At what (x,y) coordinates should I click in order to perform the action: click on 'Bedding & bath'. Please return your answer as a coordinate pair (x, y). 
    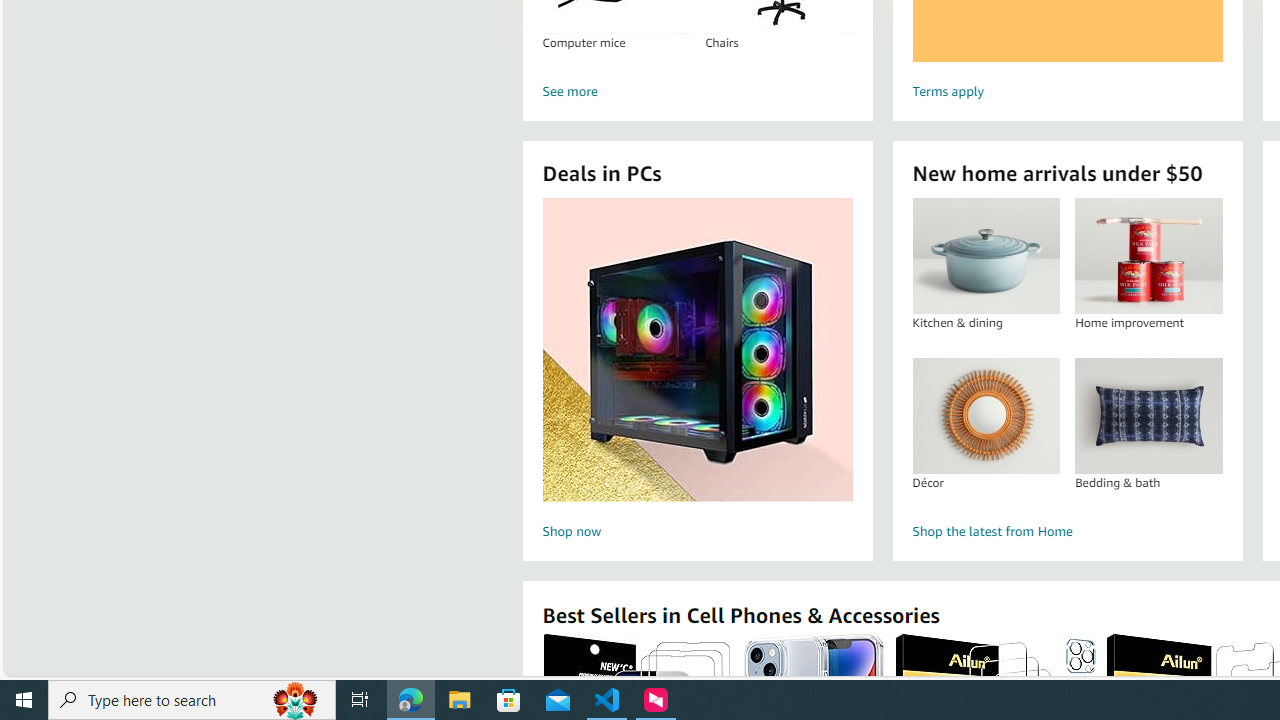
    Looking at the image, I should click on (1148, 414).